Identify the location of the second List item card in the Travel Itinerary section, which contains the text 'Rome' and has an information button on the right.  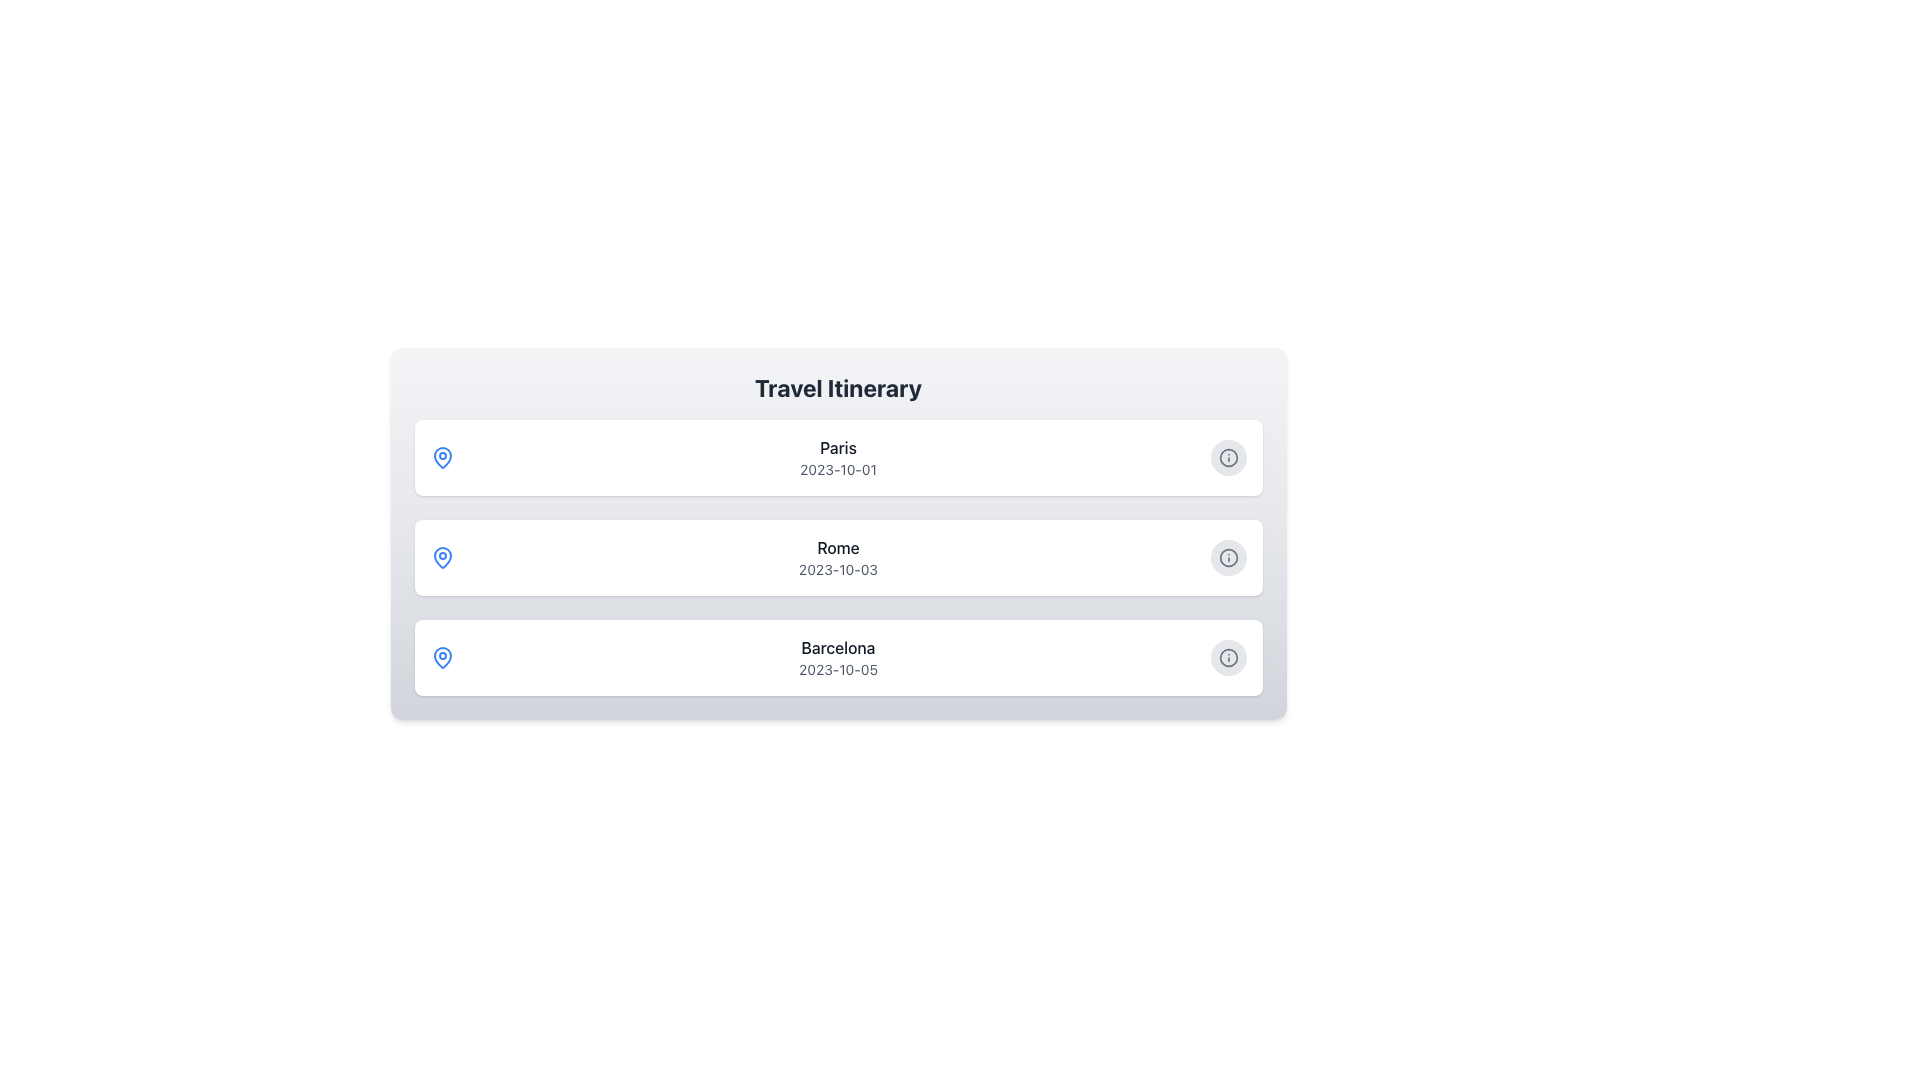
(838, 532).